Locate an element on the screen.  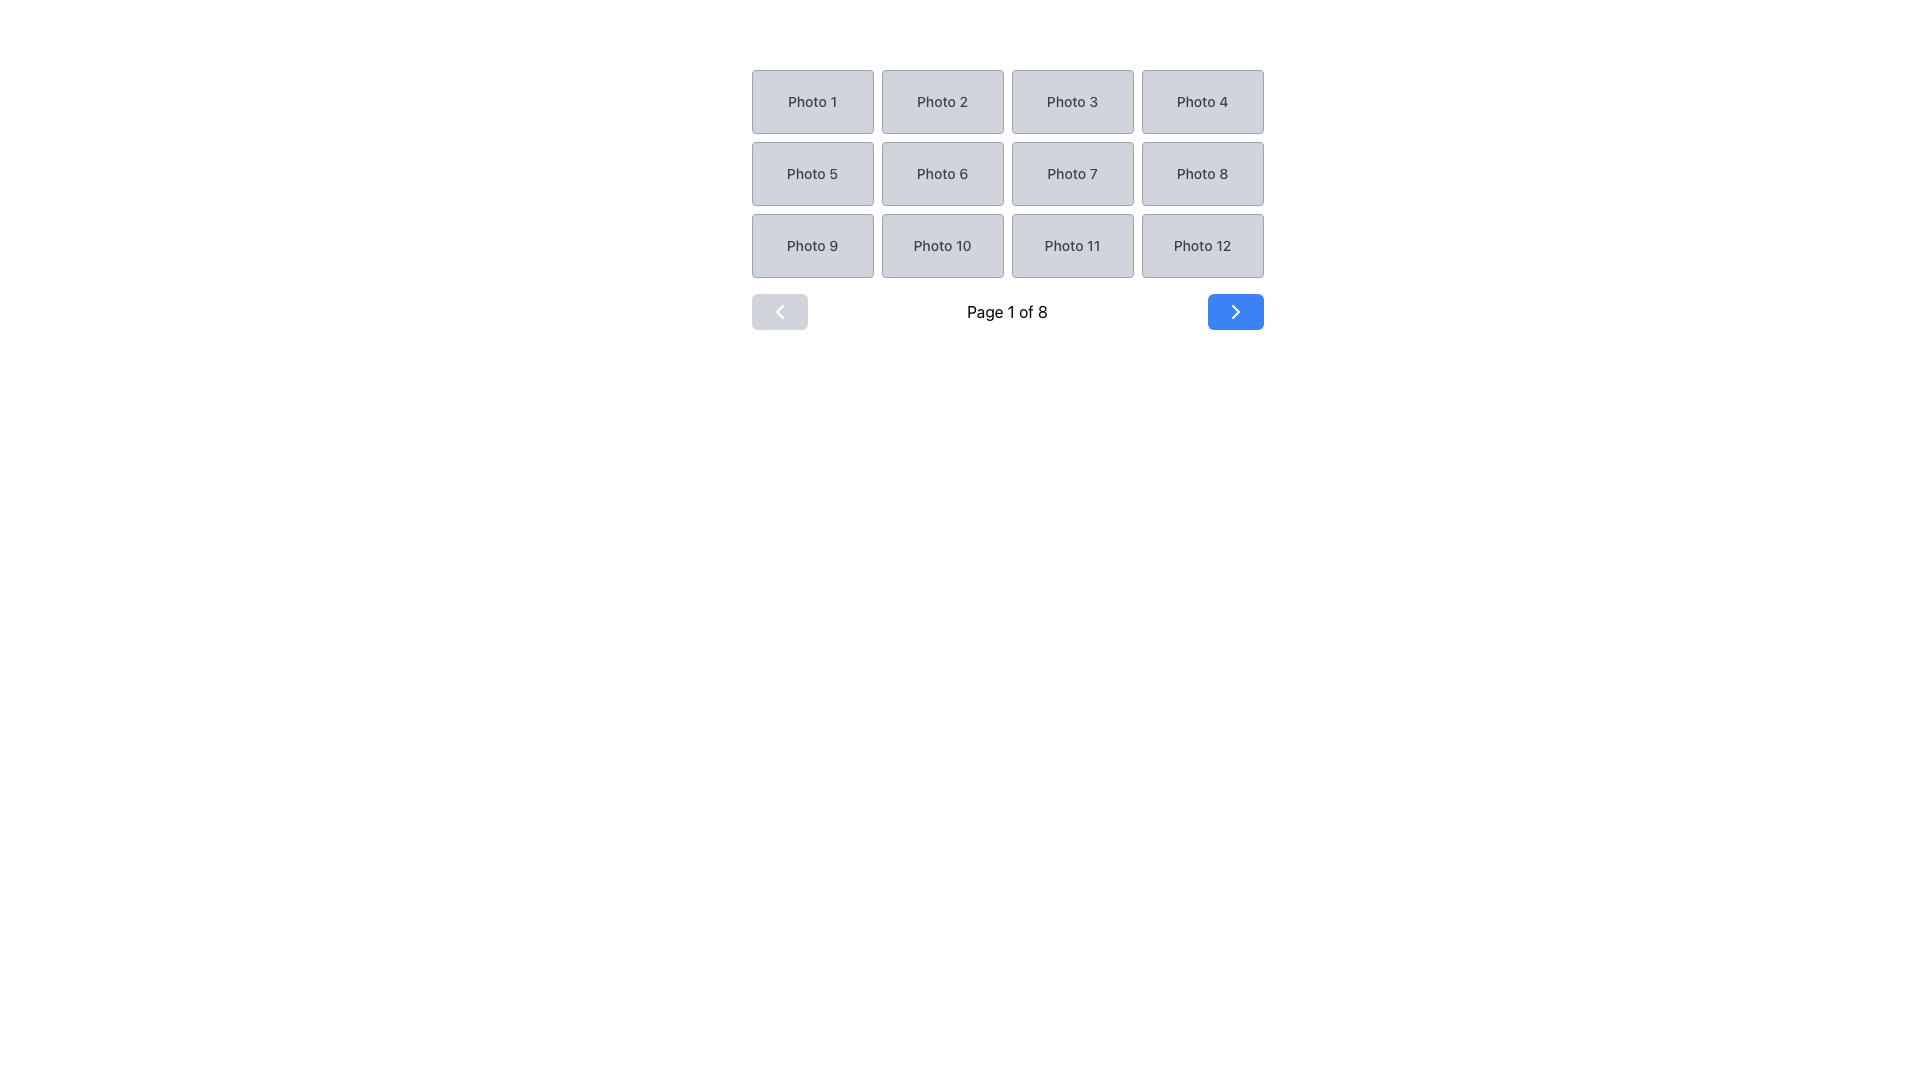
the non-interactive button that serves as a static label for 'Photo 10', located in the second position of the third row in a 3x4 grid layout is located at coordinates (941, 245).